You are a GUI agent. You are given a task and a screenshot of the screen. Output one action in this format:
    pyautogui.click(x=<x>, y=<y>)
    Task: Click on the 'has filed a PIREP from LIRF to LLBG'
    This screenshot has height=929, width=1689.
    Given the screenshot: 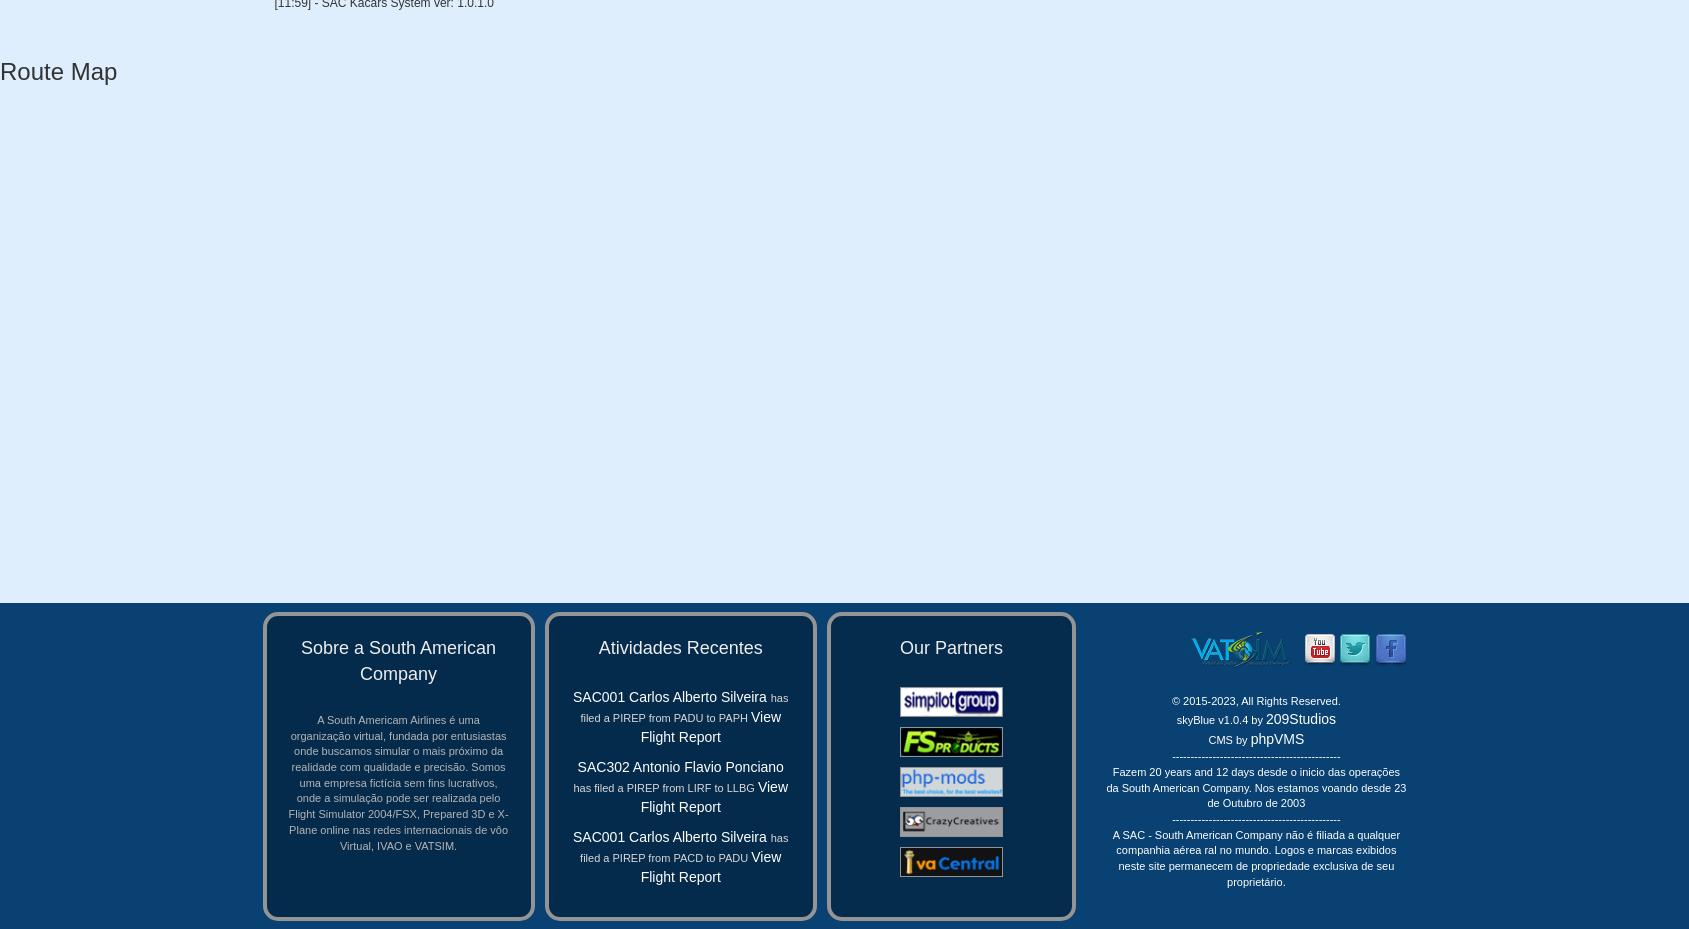 What is the action you would take?
    pyautogui.click(x=664, y=786)
    